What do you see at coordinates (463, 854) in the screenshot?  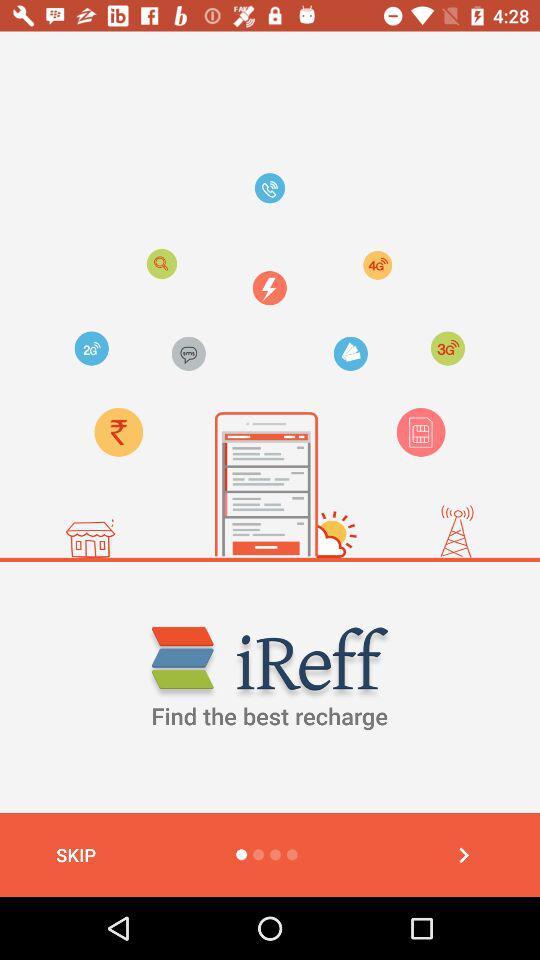 I see `skip this introcuction frame` at bounding box center [463, 854].